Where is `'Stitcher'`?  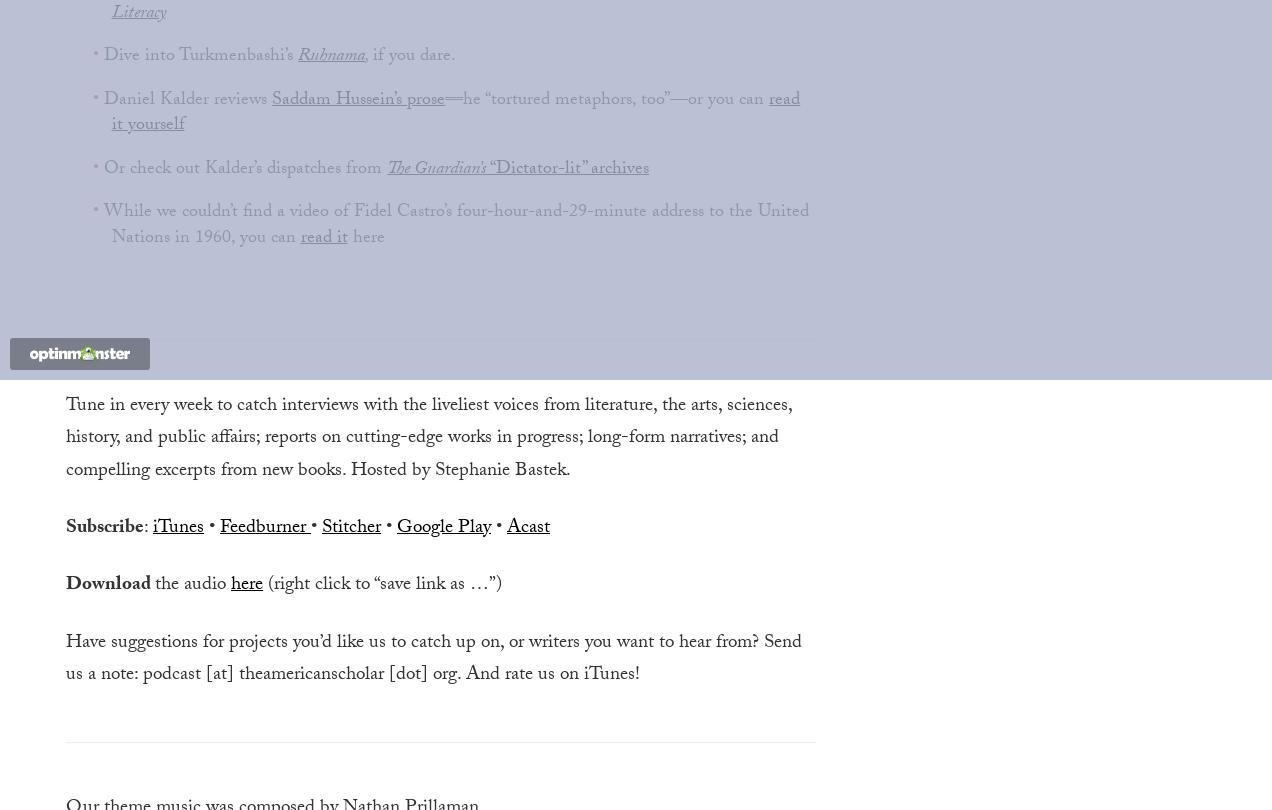
'Stitcher' is located at coordinates (350, 528).